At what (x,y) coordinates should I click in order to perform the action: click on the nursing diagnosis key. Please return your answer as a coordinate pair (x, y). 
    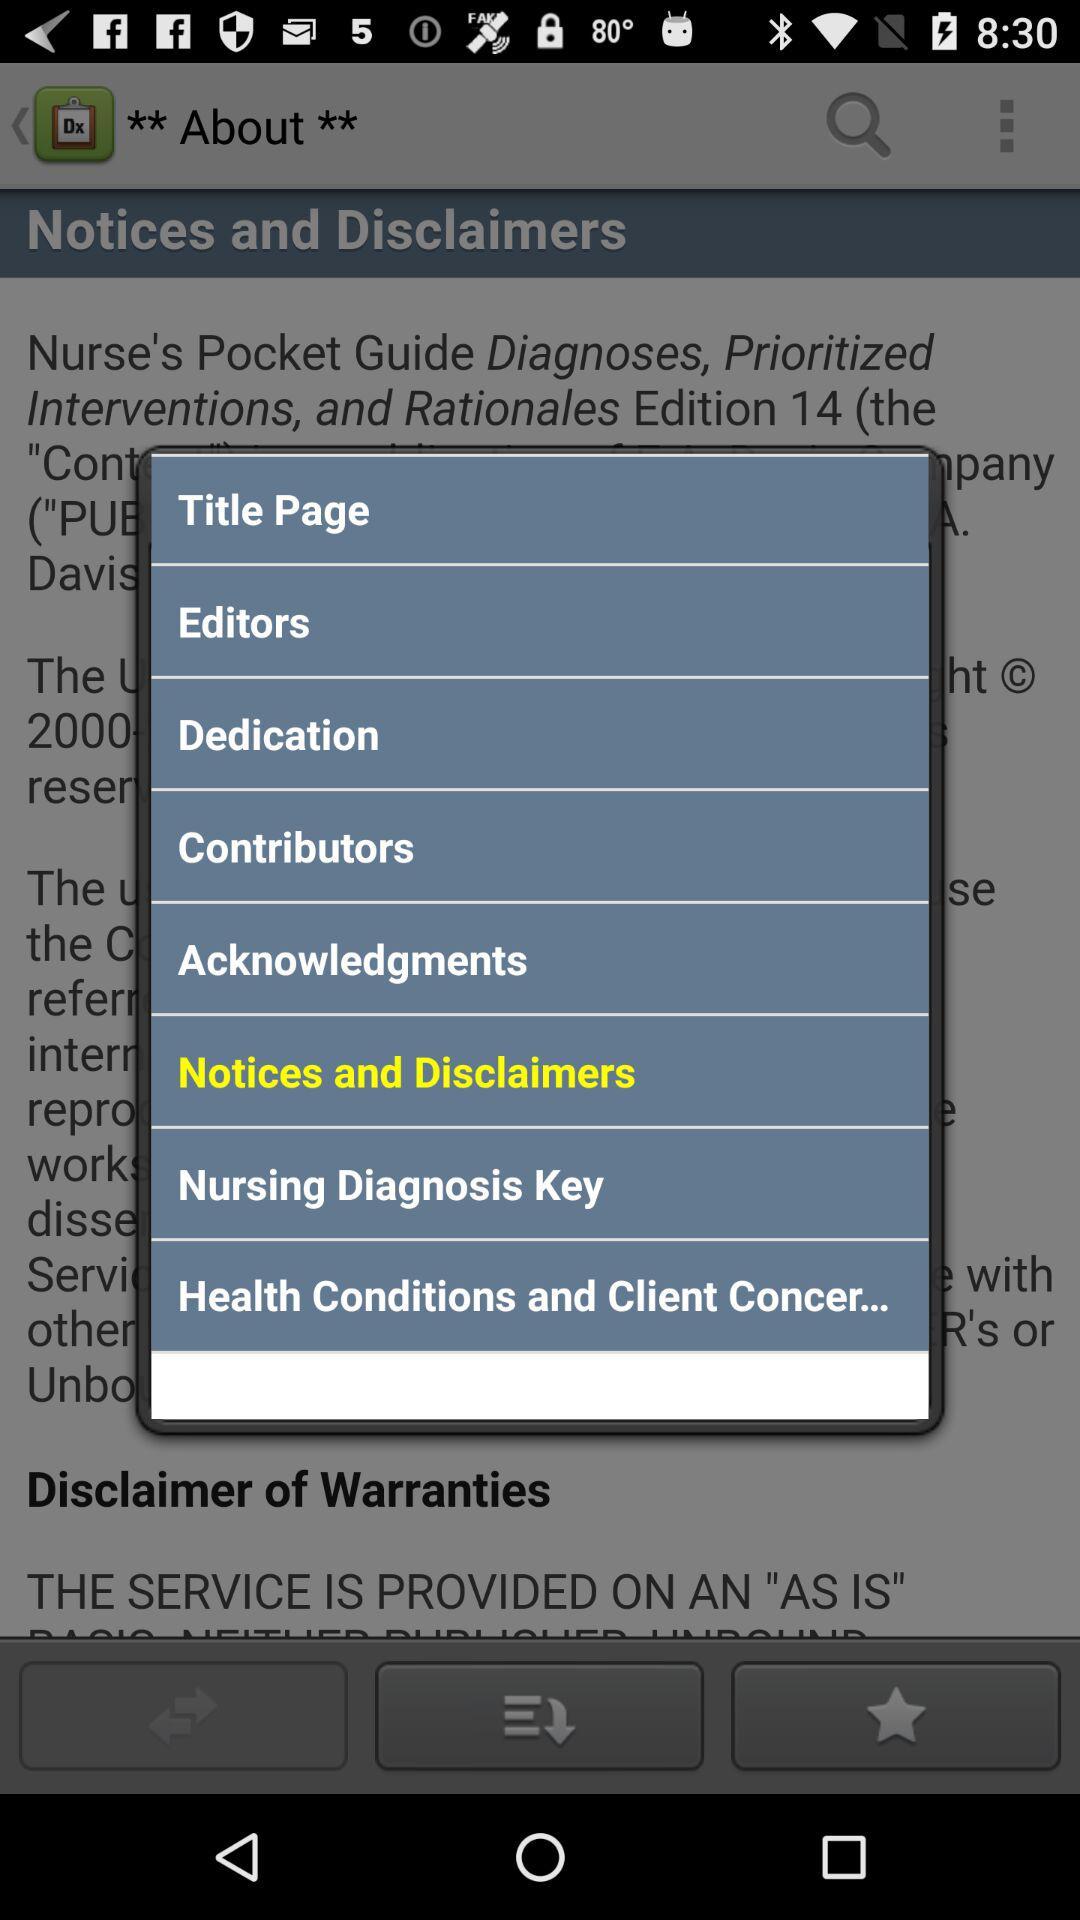
    Looking at the image, I should click on (540, 1183).